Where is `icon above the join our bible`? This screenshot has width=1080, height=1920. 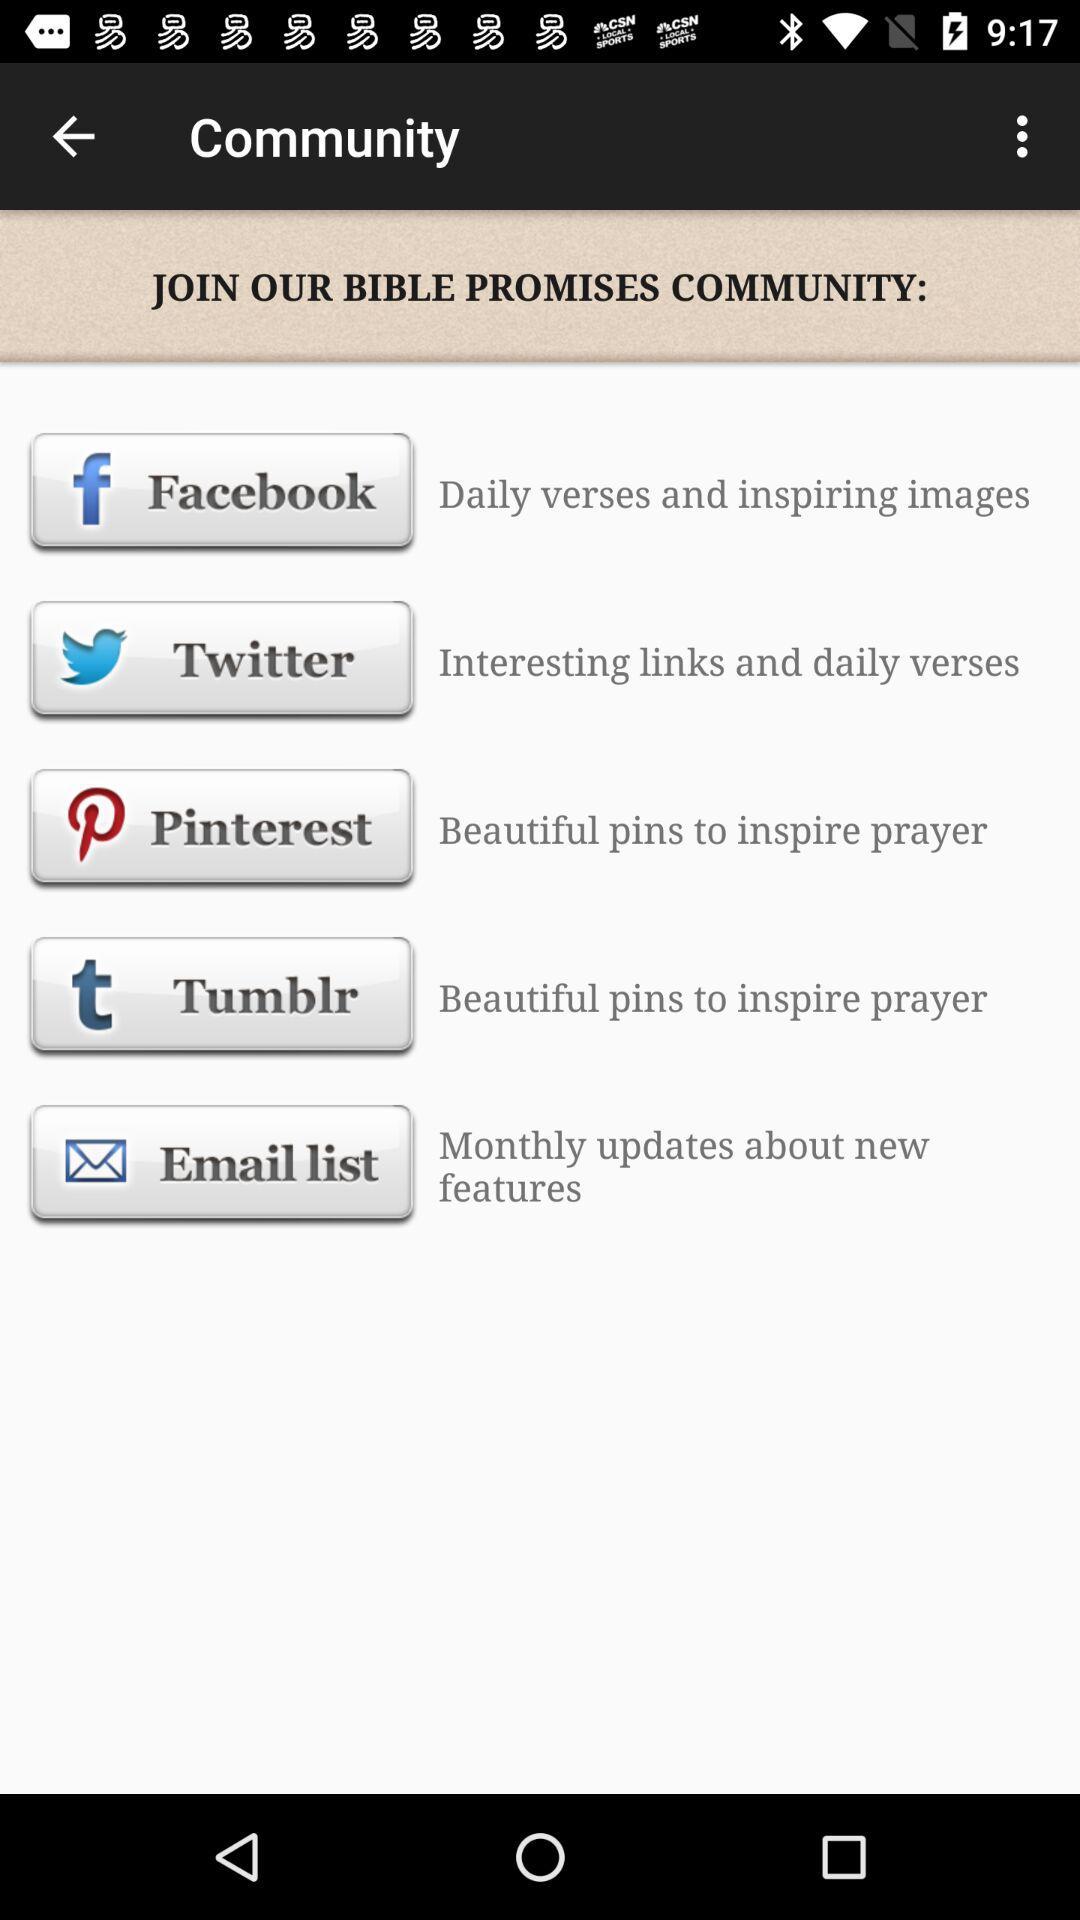
icon above the join our bible is located at coordinates (72, 135).